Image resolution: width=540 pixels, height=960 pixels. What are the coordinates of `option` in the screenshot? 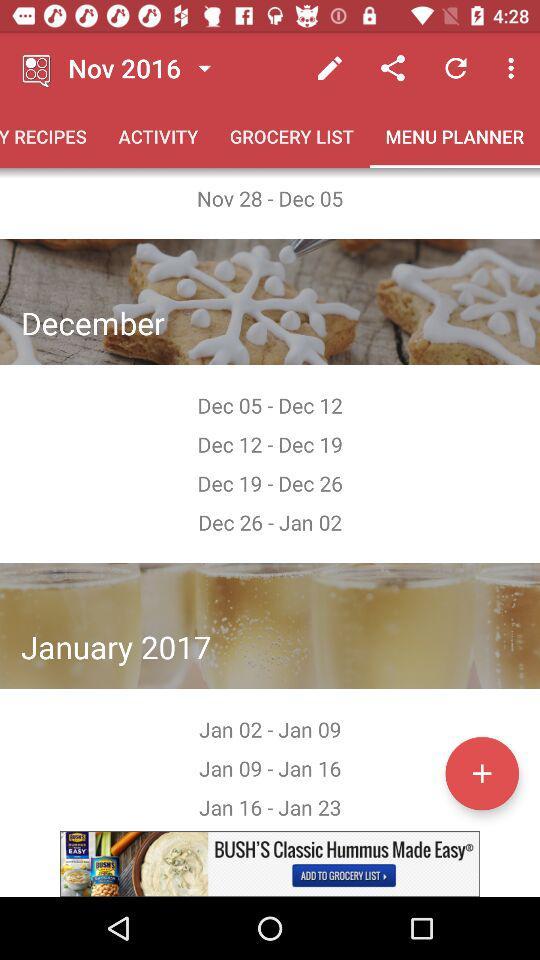 It's located at (481, 772).